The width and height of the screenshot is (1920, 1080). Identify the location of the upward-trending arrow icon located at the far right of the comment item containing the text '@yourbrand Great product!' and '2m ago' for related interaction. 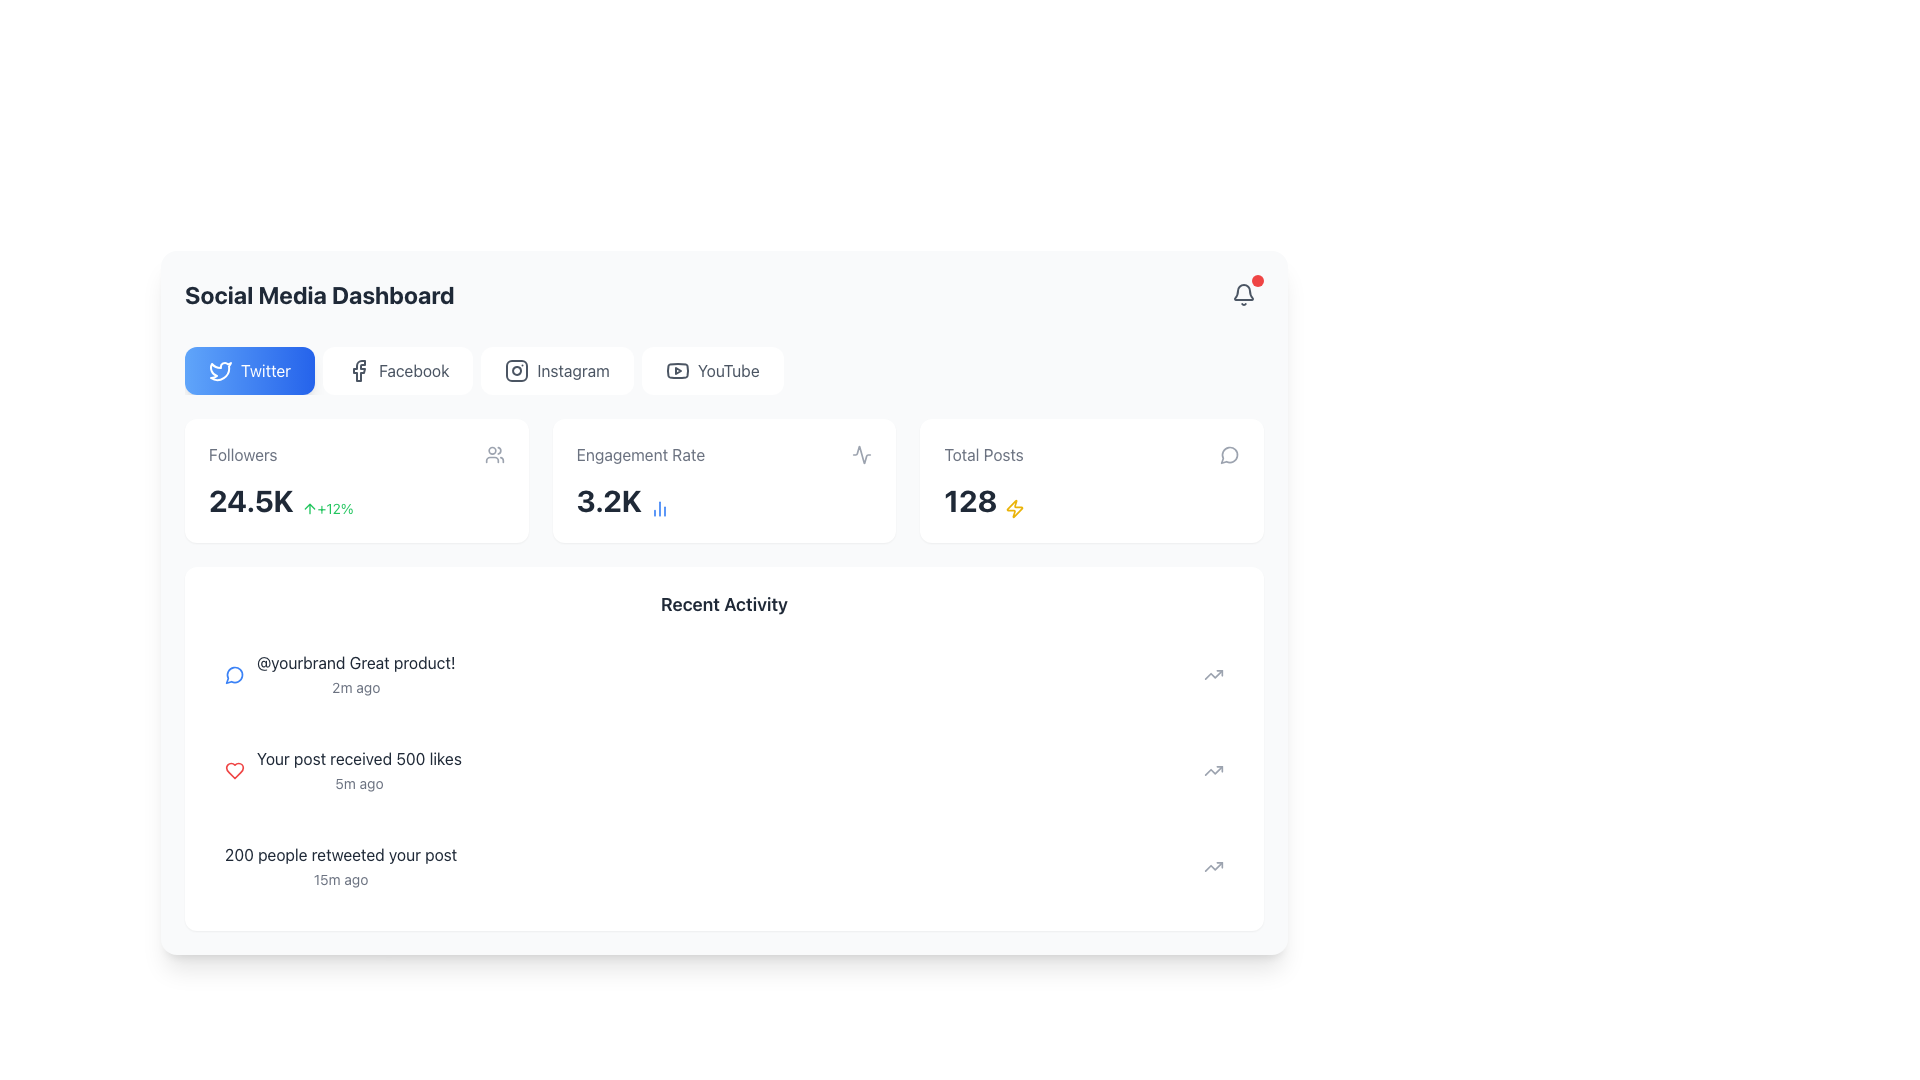
(1213, 675).